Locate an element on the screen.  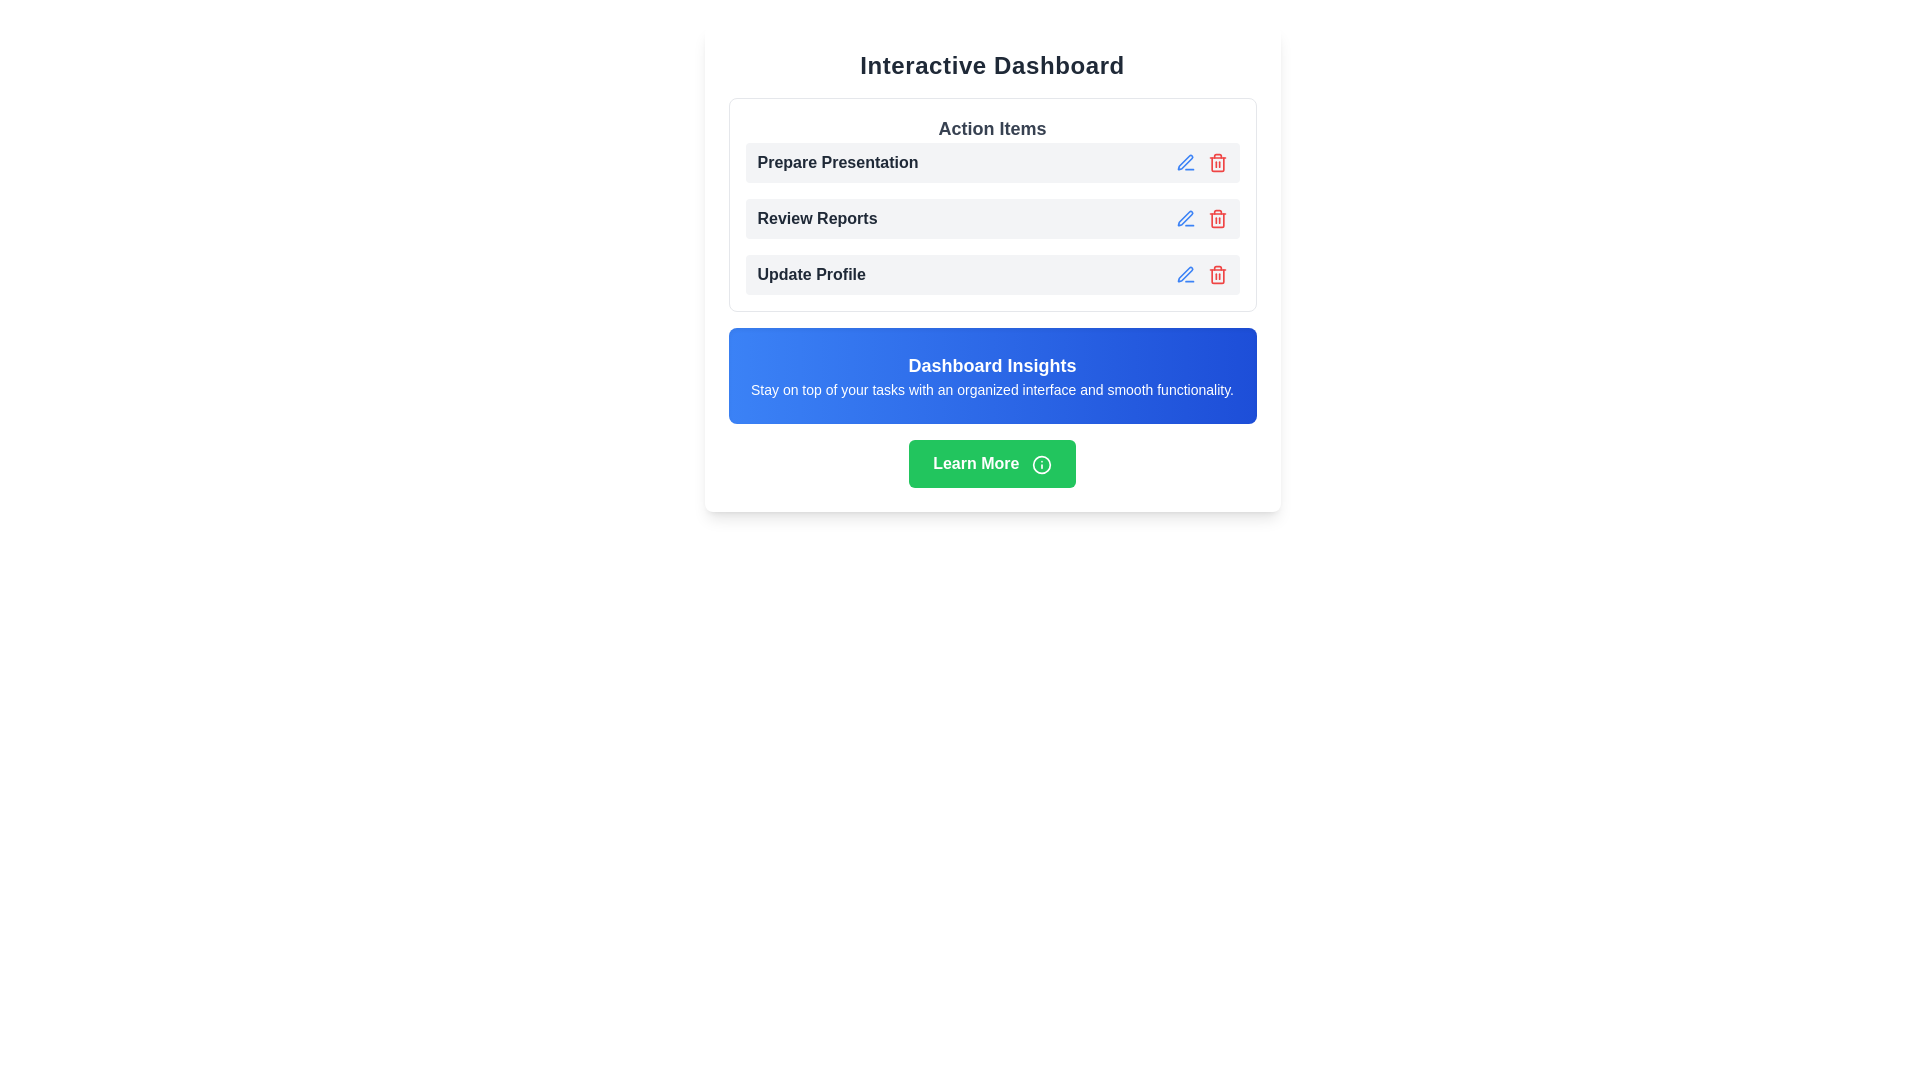
the stylized pen icon representing an edit action located in the second row of action items labeled 'Review Reports' to initiate an edit action is located at coordinates (1185, 218).